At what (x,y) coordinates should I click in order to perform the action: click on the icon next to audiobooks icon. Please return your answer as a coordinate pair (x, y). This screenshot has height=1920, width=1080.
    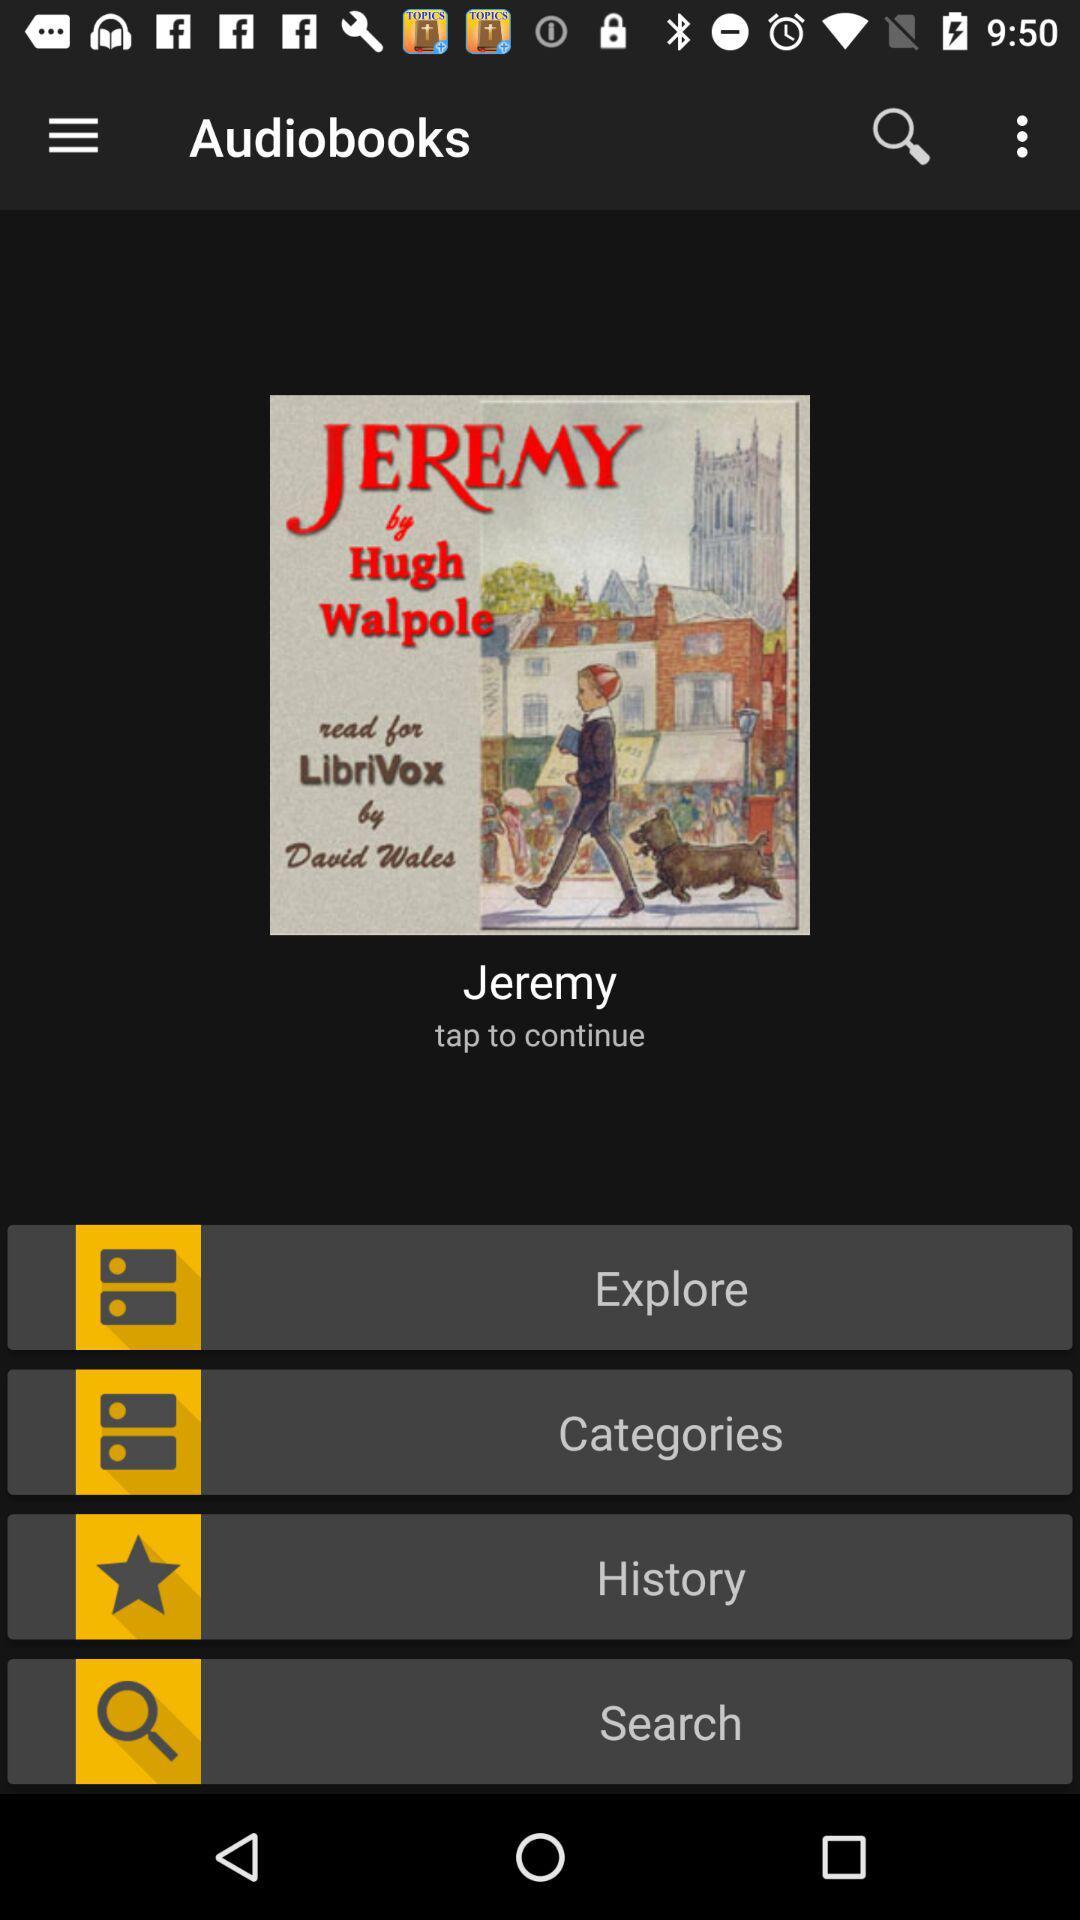
    Looking at the image, I should click on (72, 135).